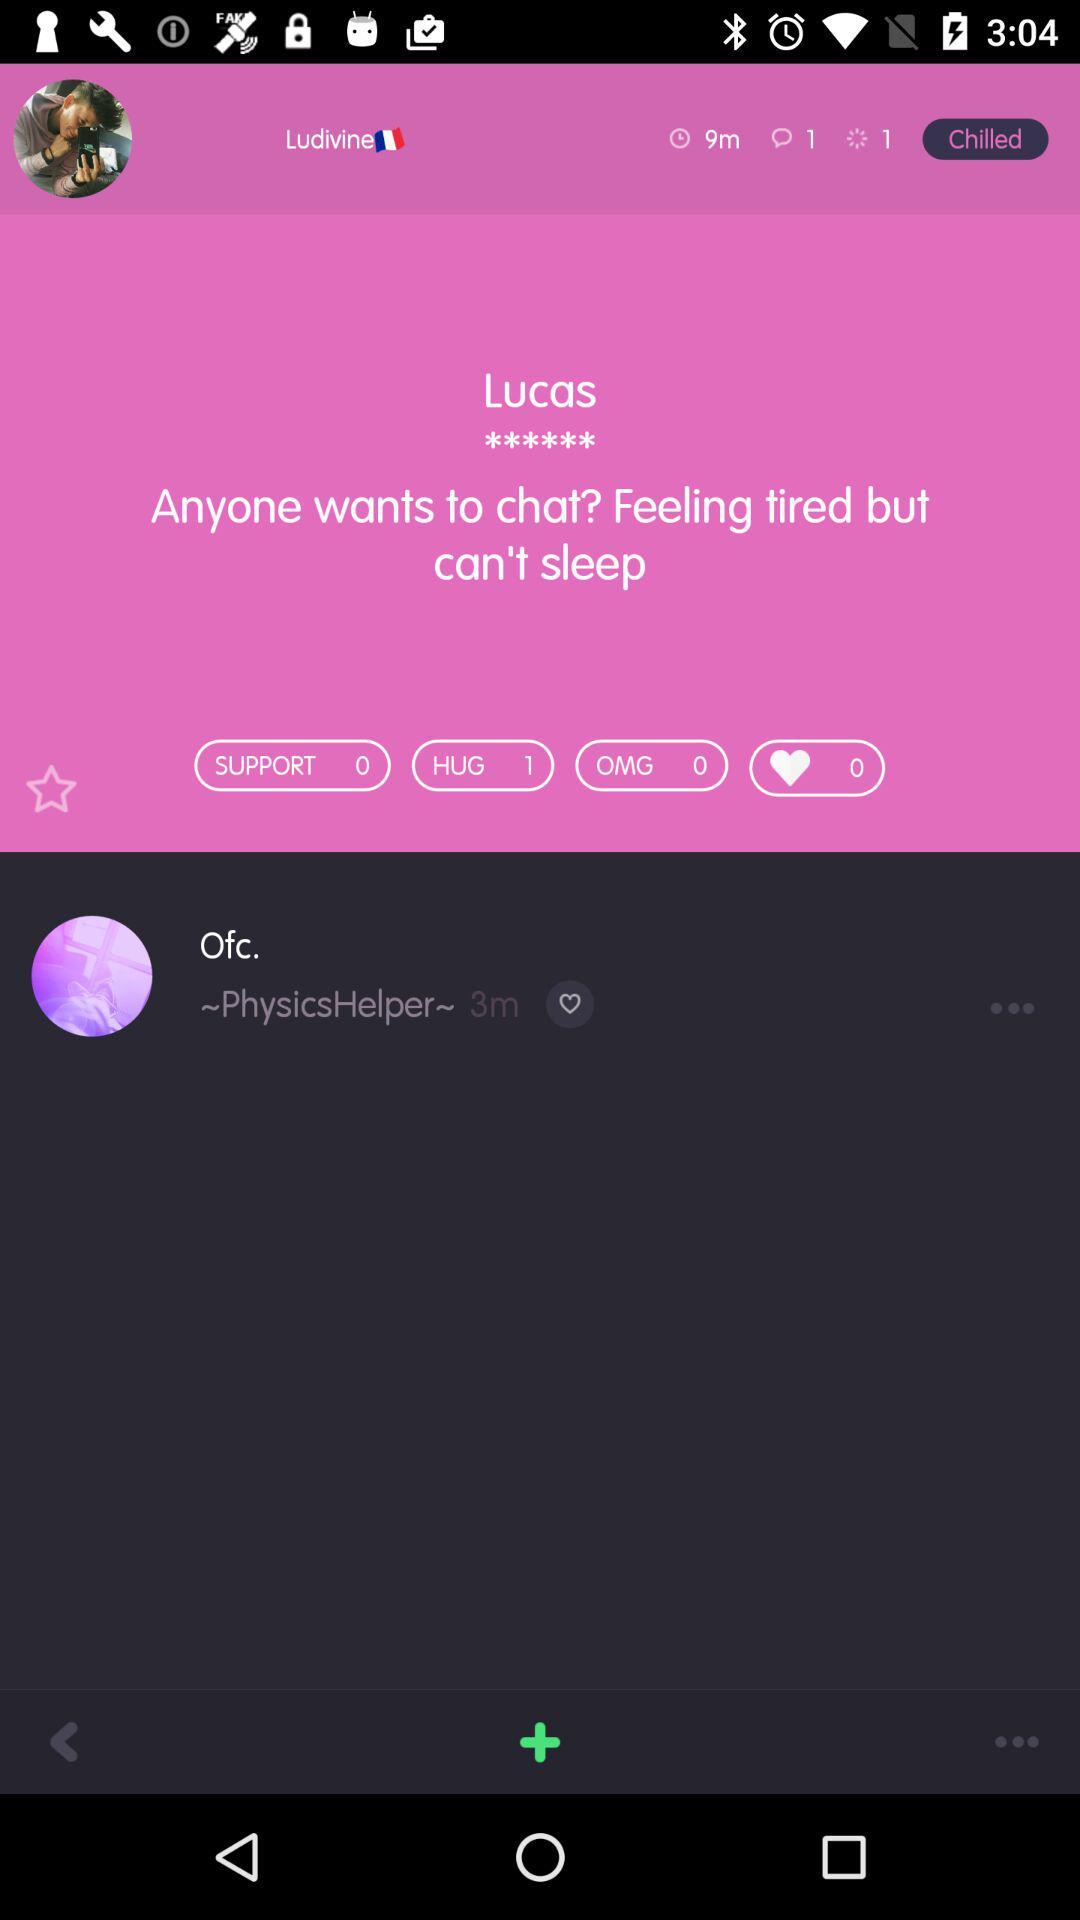 Image resolution: width=1080 pixels, height=1920 pixels. I want to click on the item next to the 3m item, so click(326, 1003).